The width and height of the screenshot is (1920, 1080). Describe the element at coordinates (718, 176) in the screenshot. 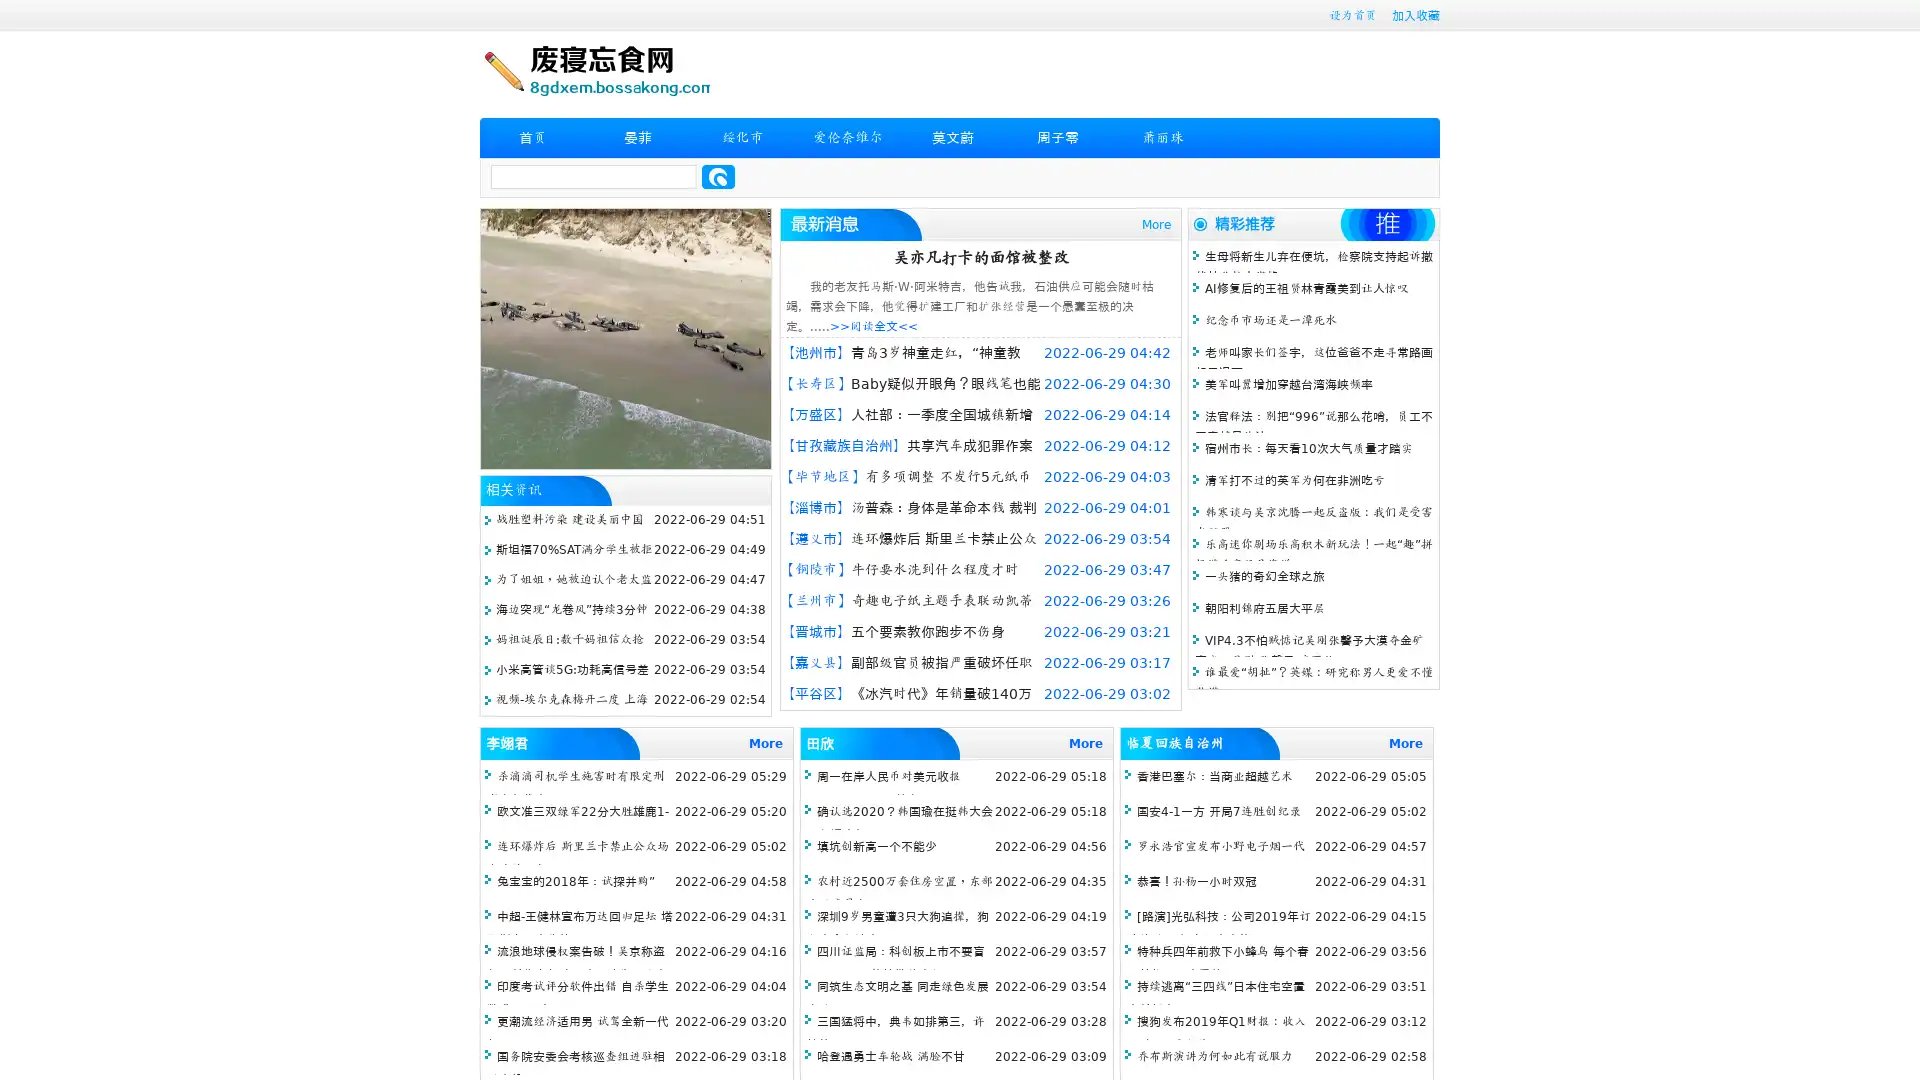

I see `Search` at that location.